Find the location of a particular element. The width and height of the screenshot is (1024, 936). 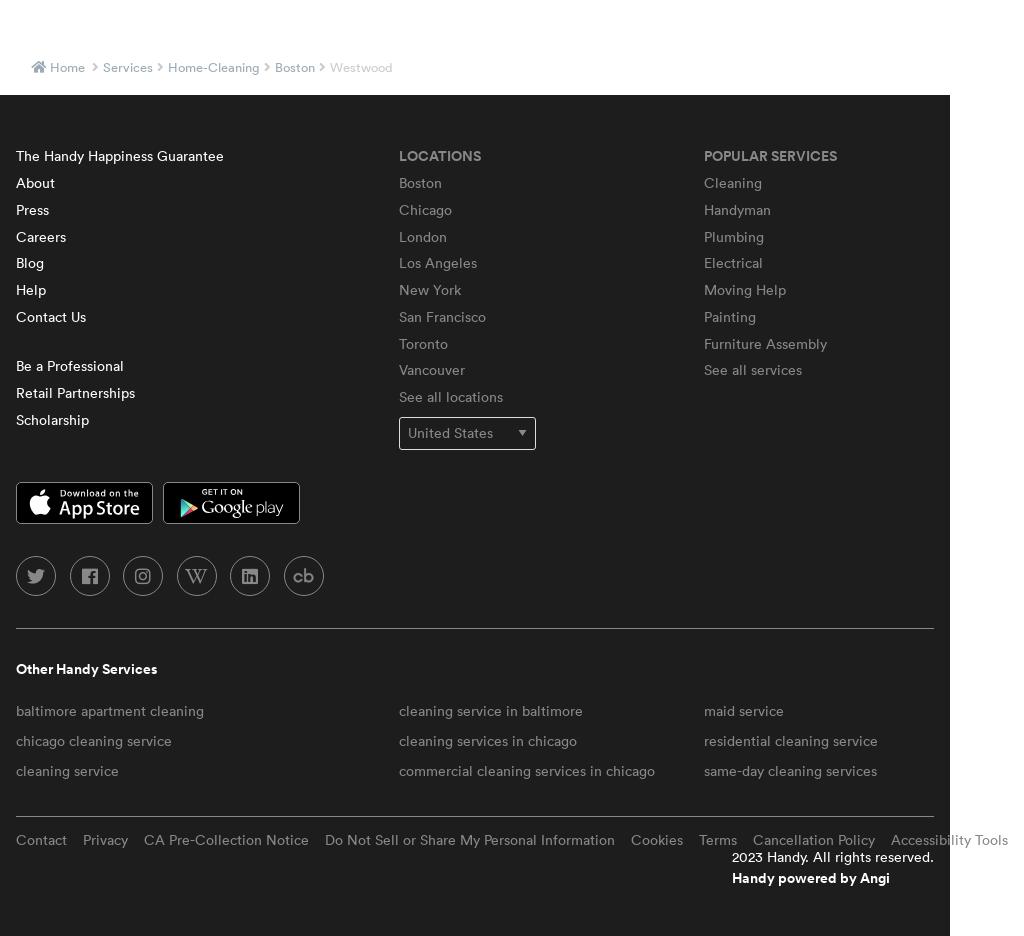

'residential cleaning service' is located at coordinates (791, 739).